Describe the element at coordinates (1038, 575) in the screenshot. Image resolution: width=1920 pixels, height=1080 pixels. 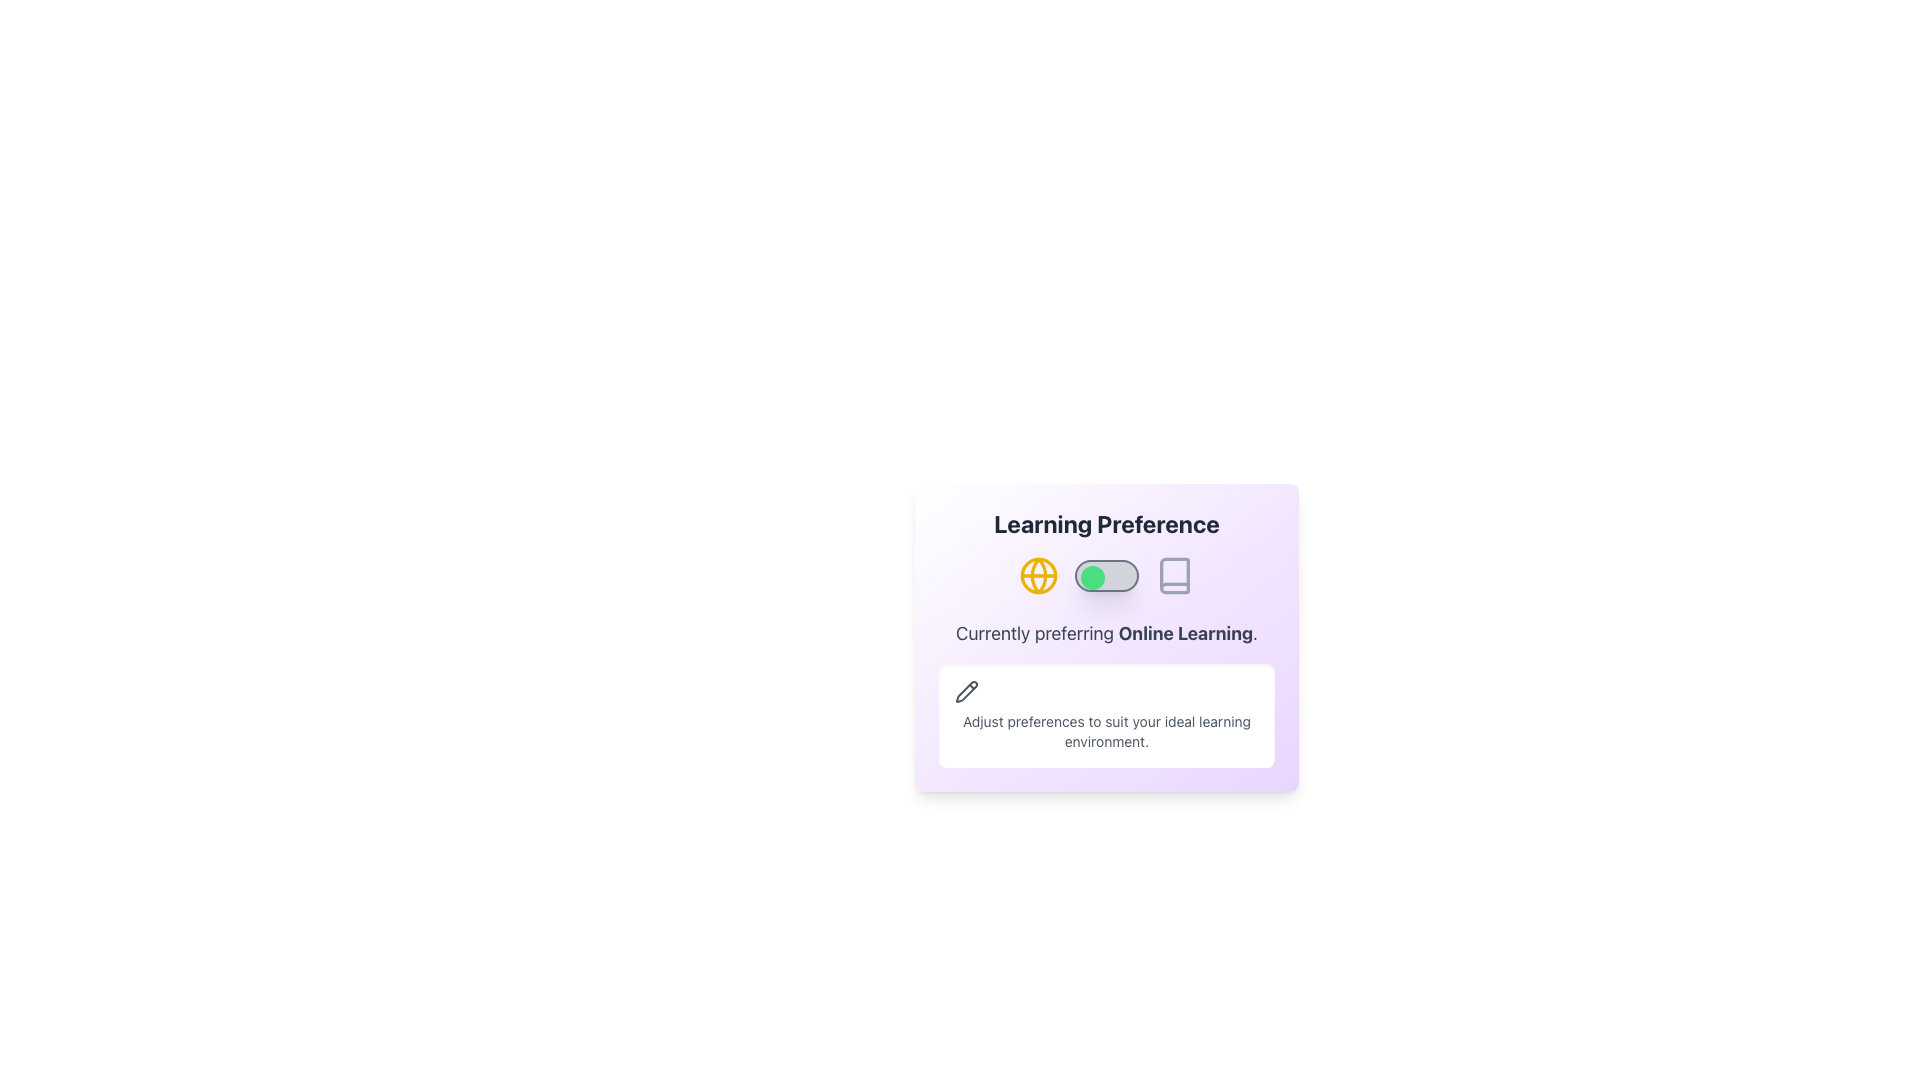
I see `the yellow circular globe icon located inside a compact interface component, positioned to the left of a toggle switch near the top of the context interface` at that location.